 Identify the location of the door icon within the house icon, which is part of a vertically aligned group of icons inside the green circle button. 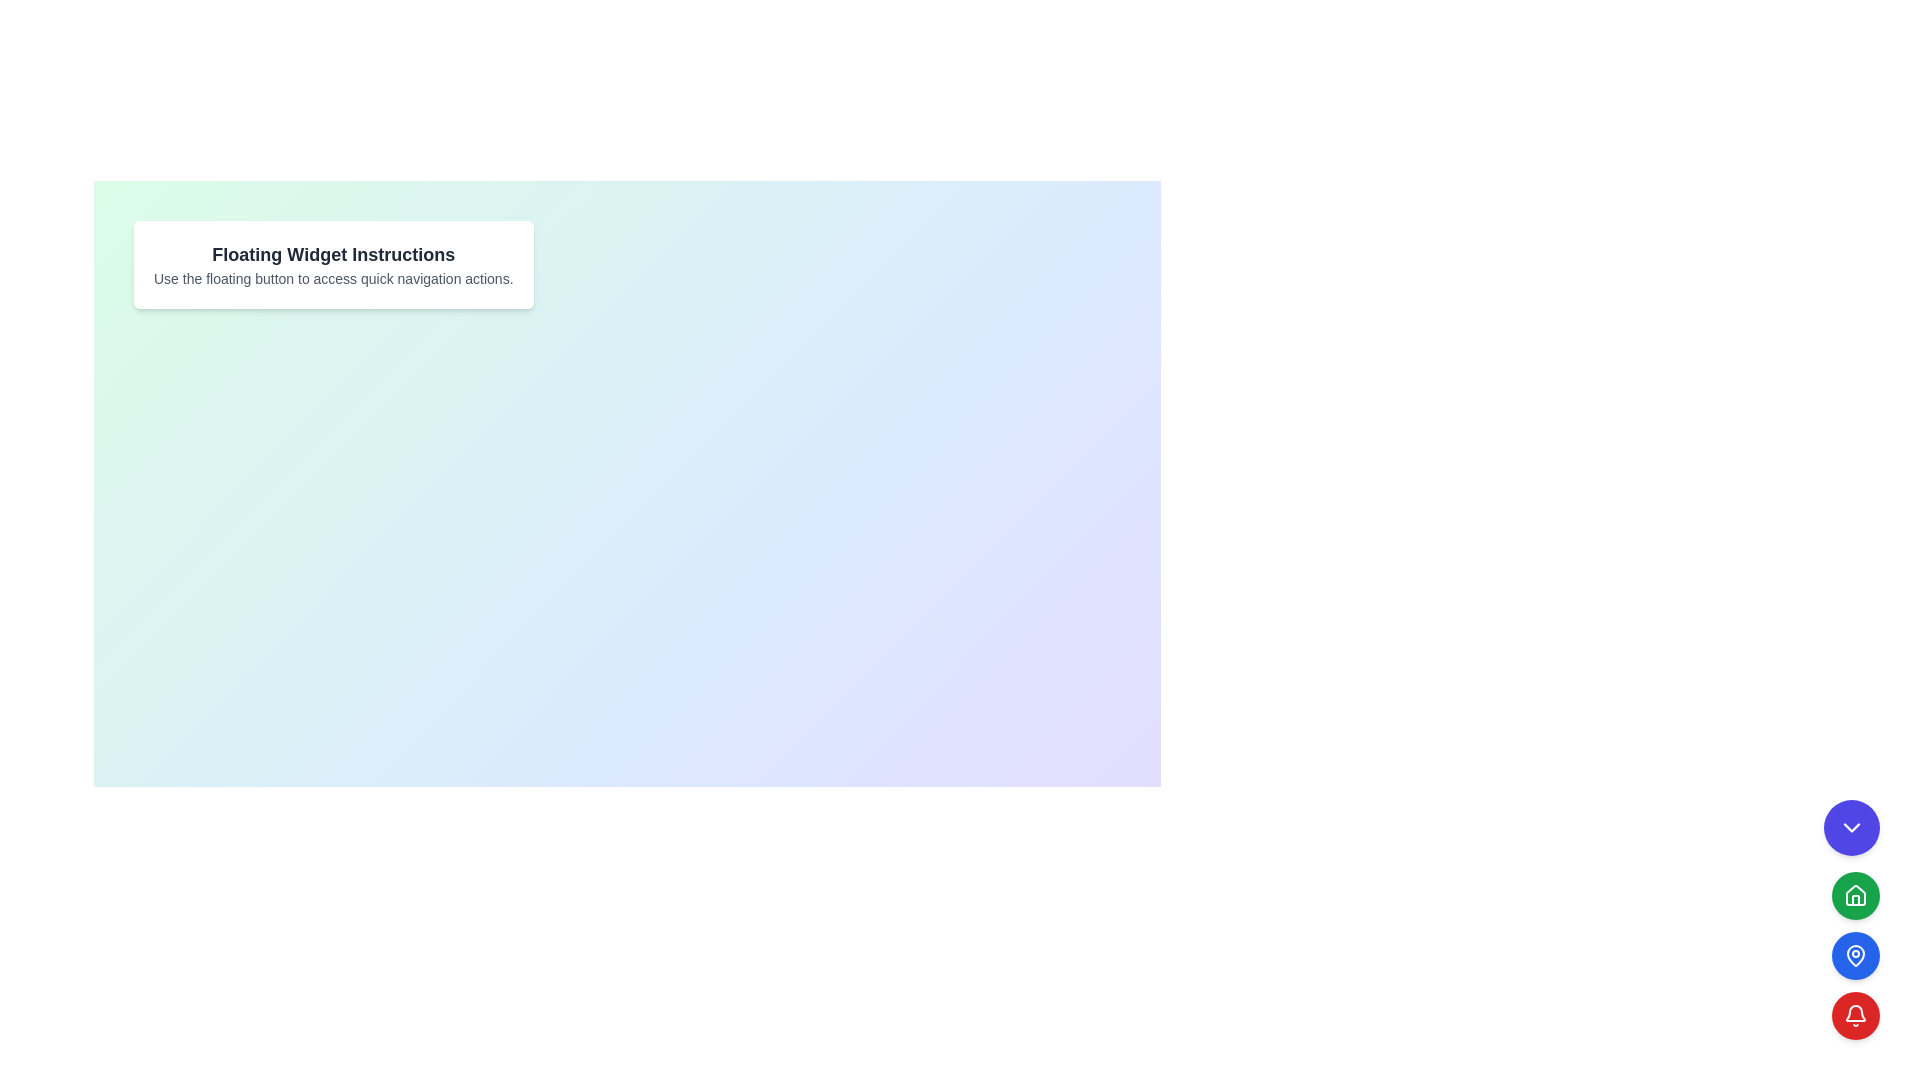
(1855, 900).